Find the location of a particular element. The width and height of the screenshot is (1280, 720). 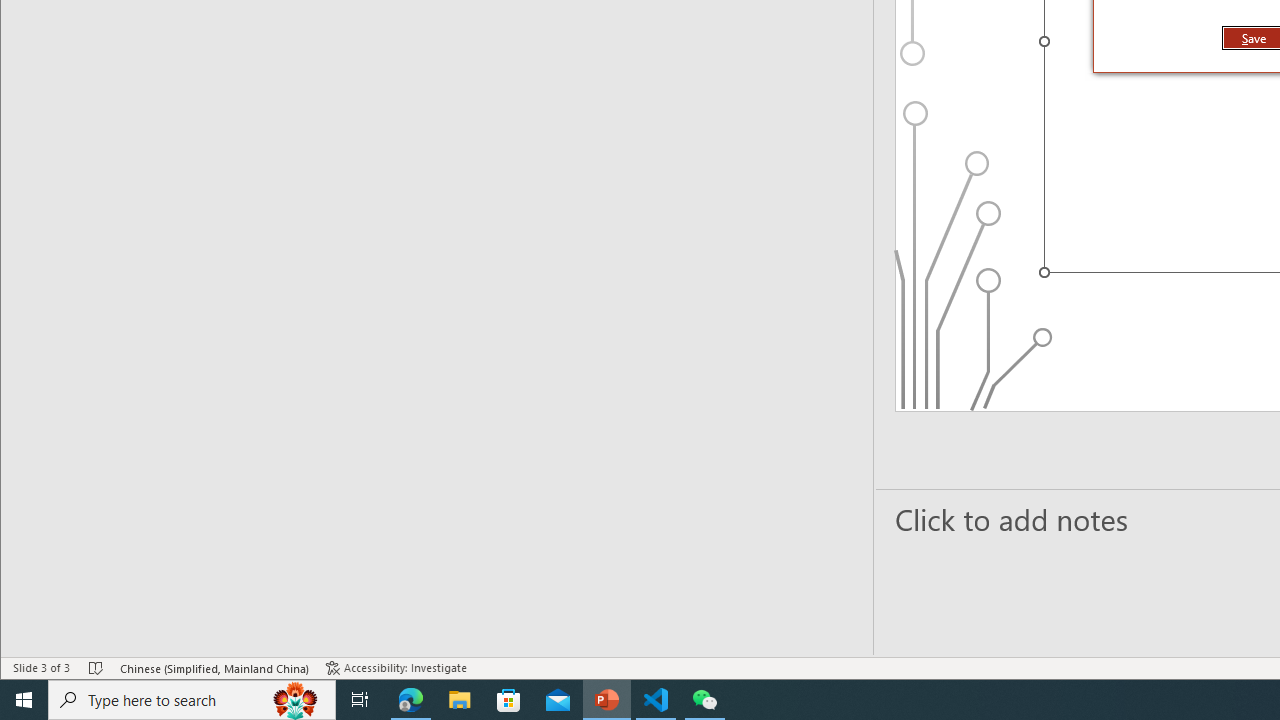

'Microsoft Edge - 1 running window' is located at coordinates (410, 698).